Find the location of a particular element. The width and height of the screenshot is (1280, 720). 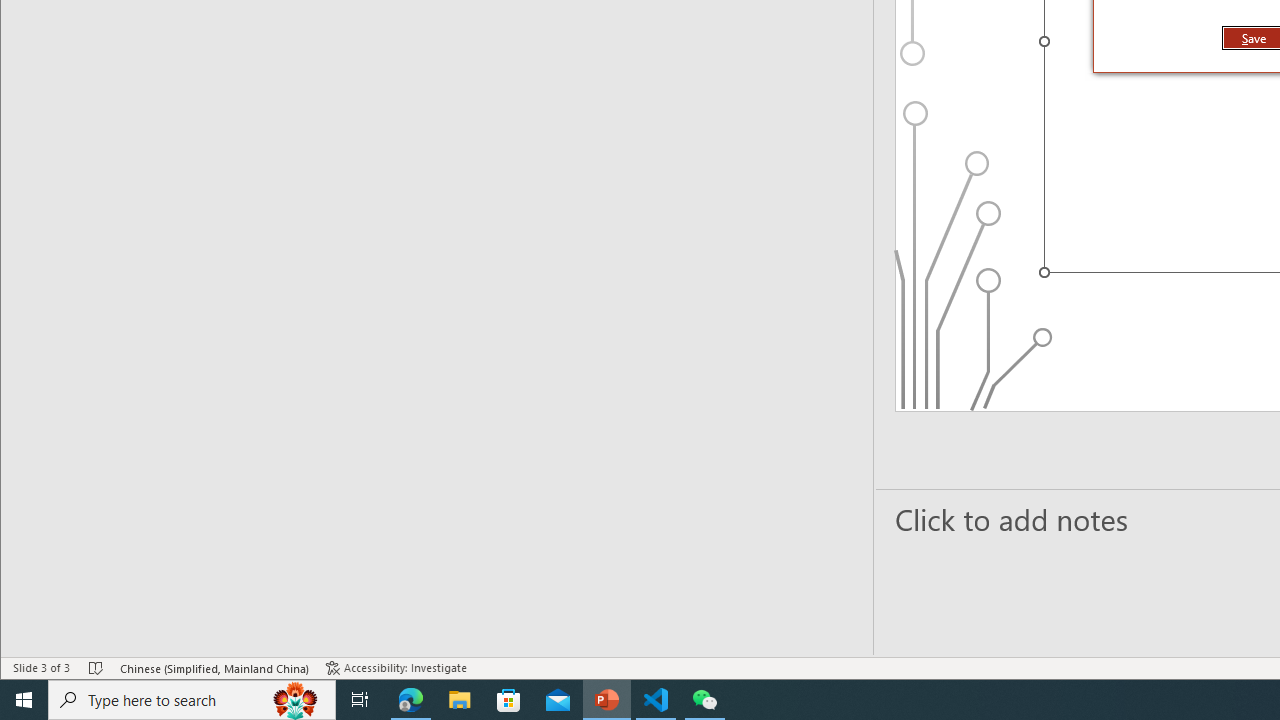

'Microsoft Edge - 1 running window' is located at coordinates (410, 698).